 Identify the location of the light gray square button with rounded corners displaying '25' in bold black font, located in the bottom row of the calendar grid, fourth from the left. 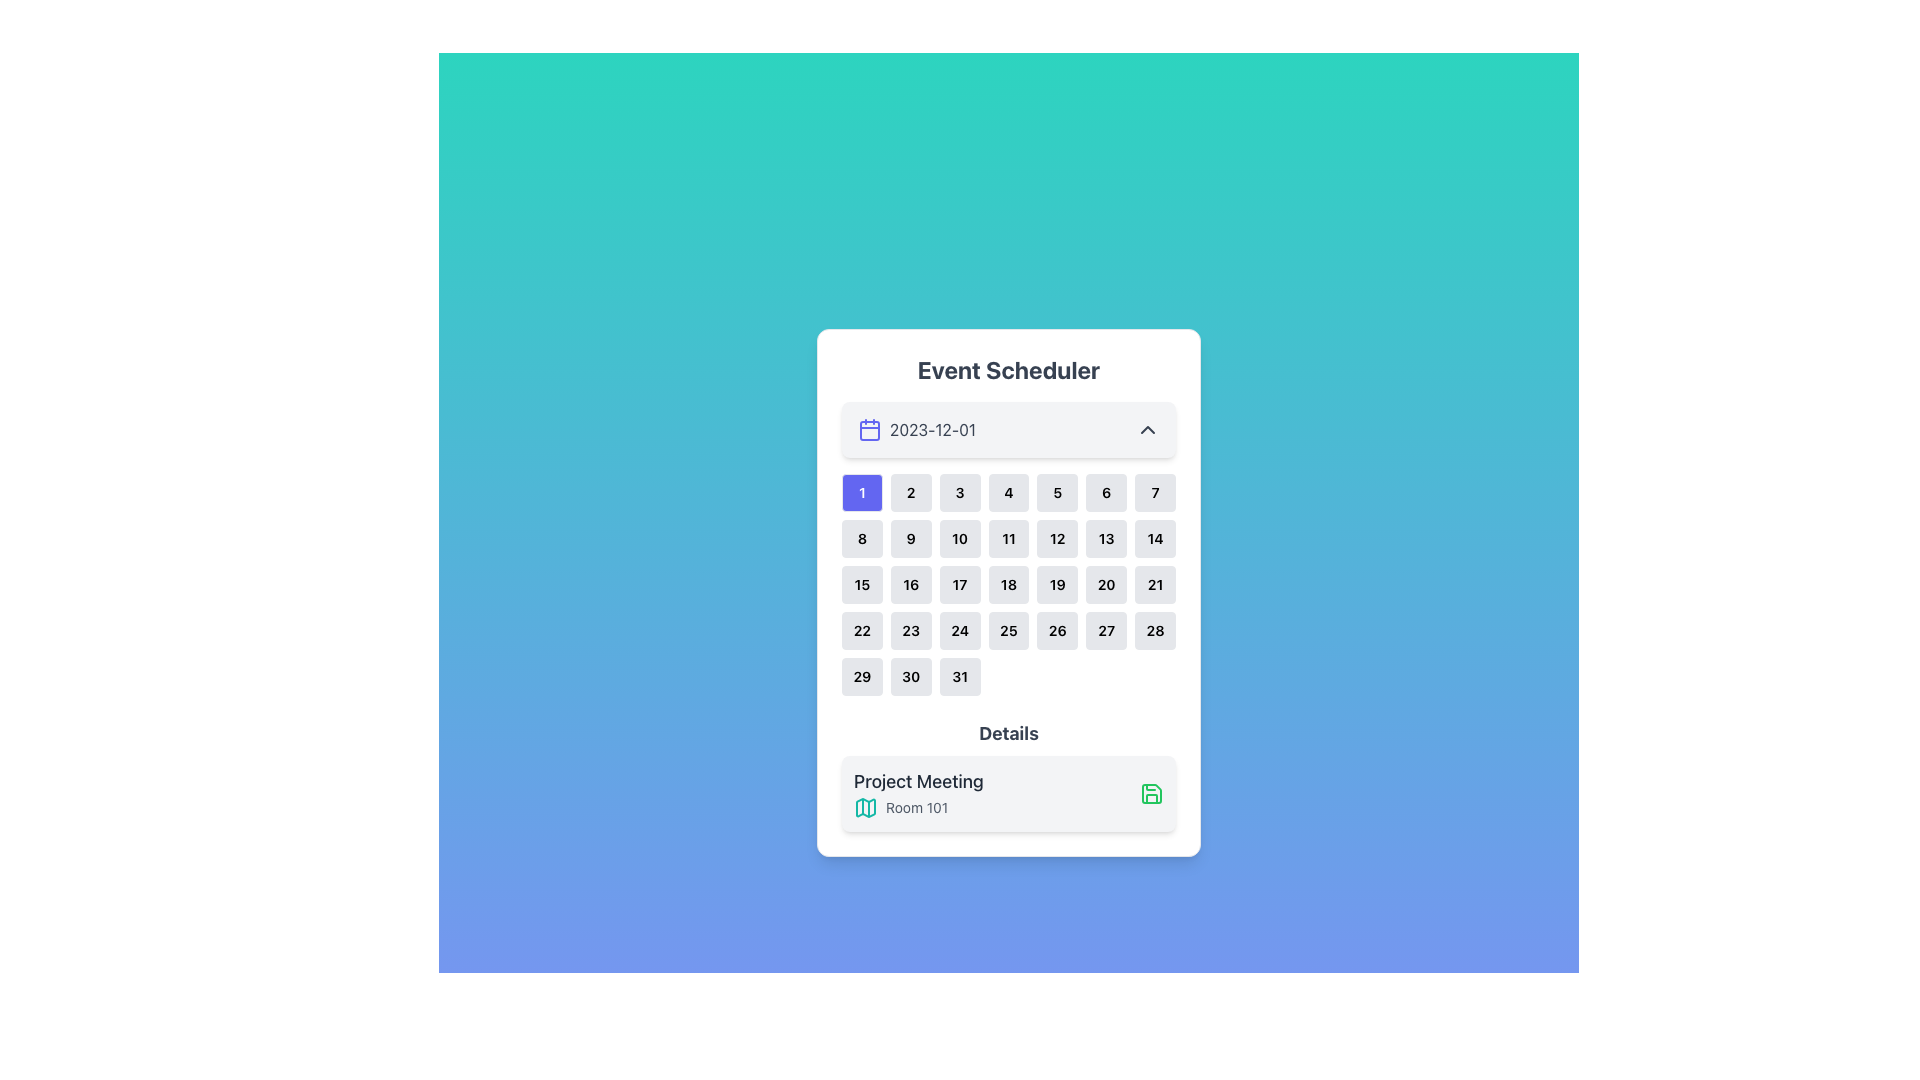
(1008, 631).